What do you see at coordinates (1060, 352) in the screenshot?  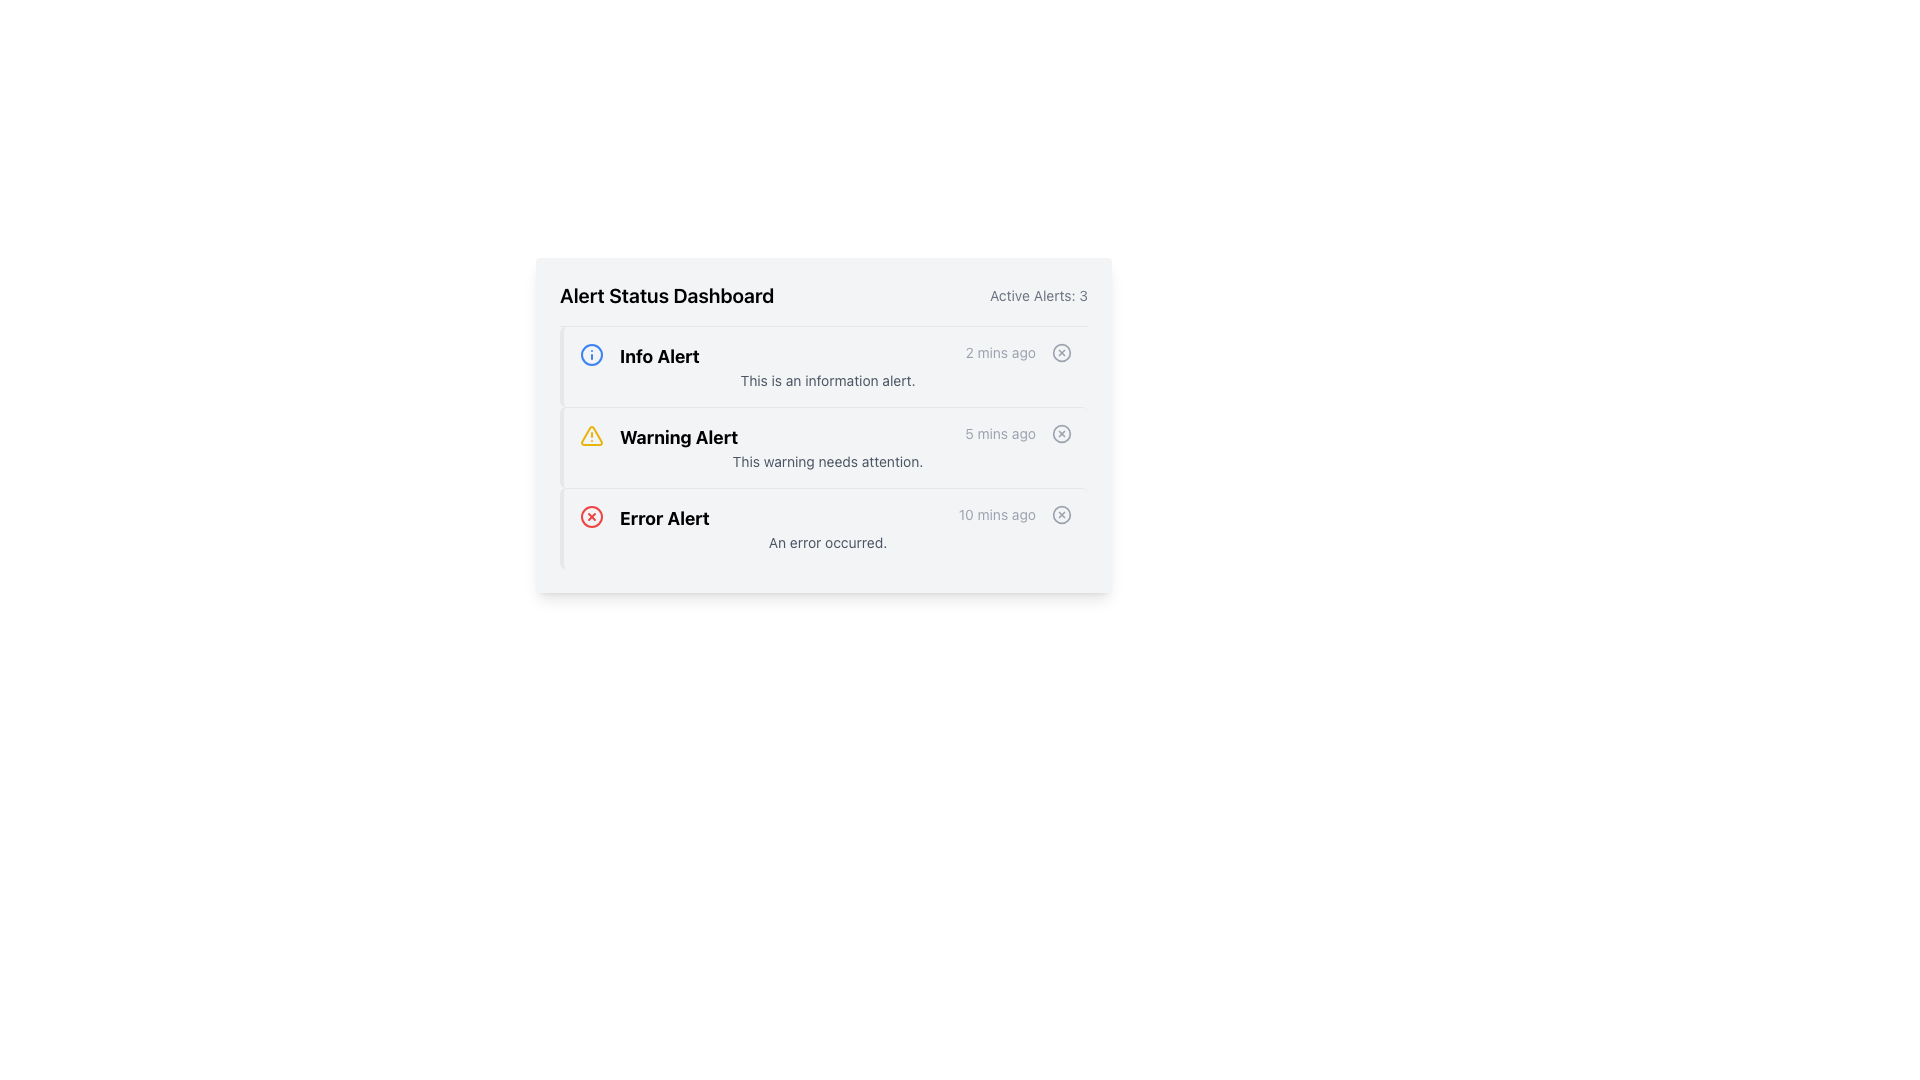 I see `the Close Button Icon located at the far right of the Info Alert entry row` at bounding box center [1060, 352].